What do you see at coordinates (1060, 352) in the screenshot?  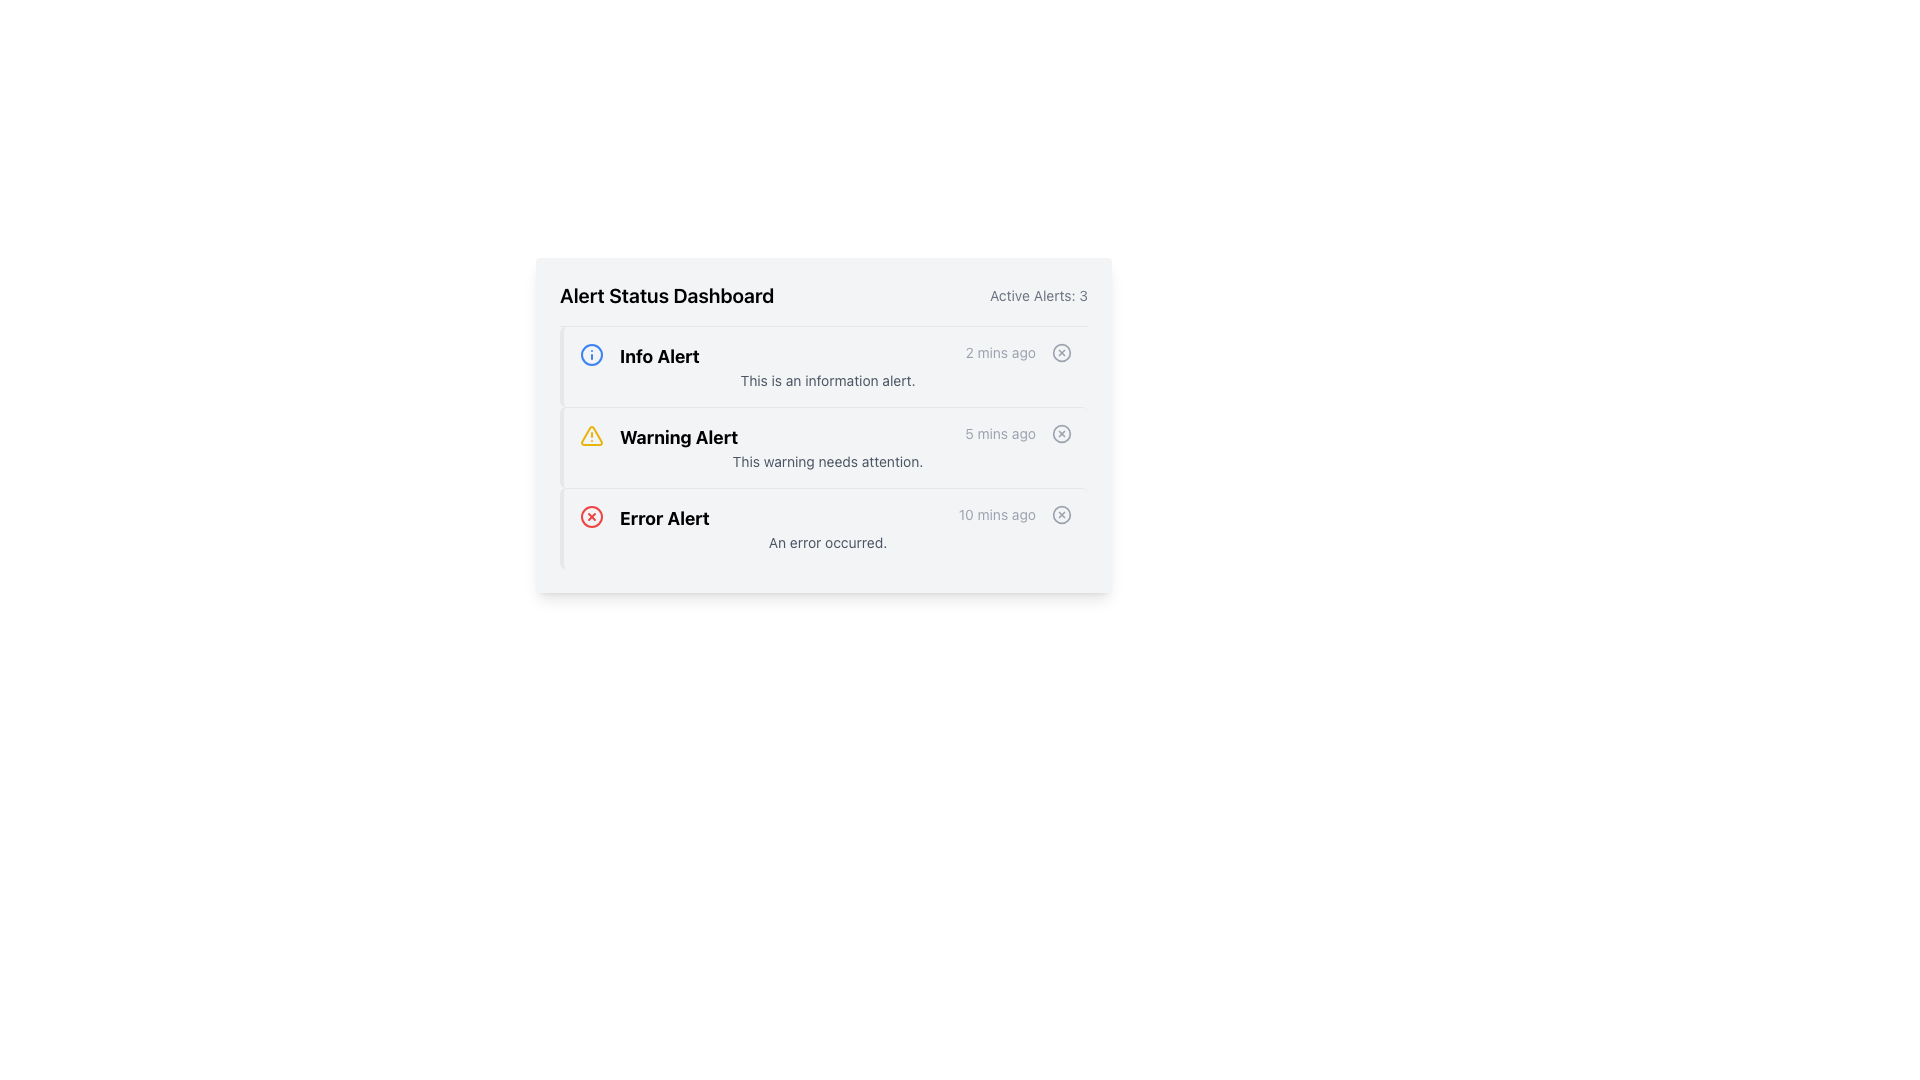 I see `the Close Button Icon located at the far right of the Info Alert entry row` at bounding box center [1060, 352].